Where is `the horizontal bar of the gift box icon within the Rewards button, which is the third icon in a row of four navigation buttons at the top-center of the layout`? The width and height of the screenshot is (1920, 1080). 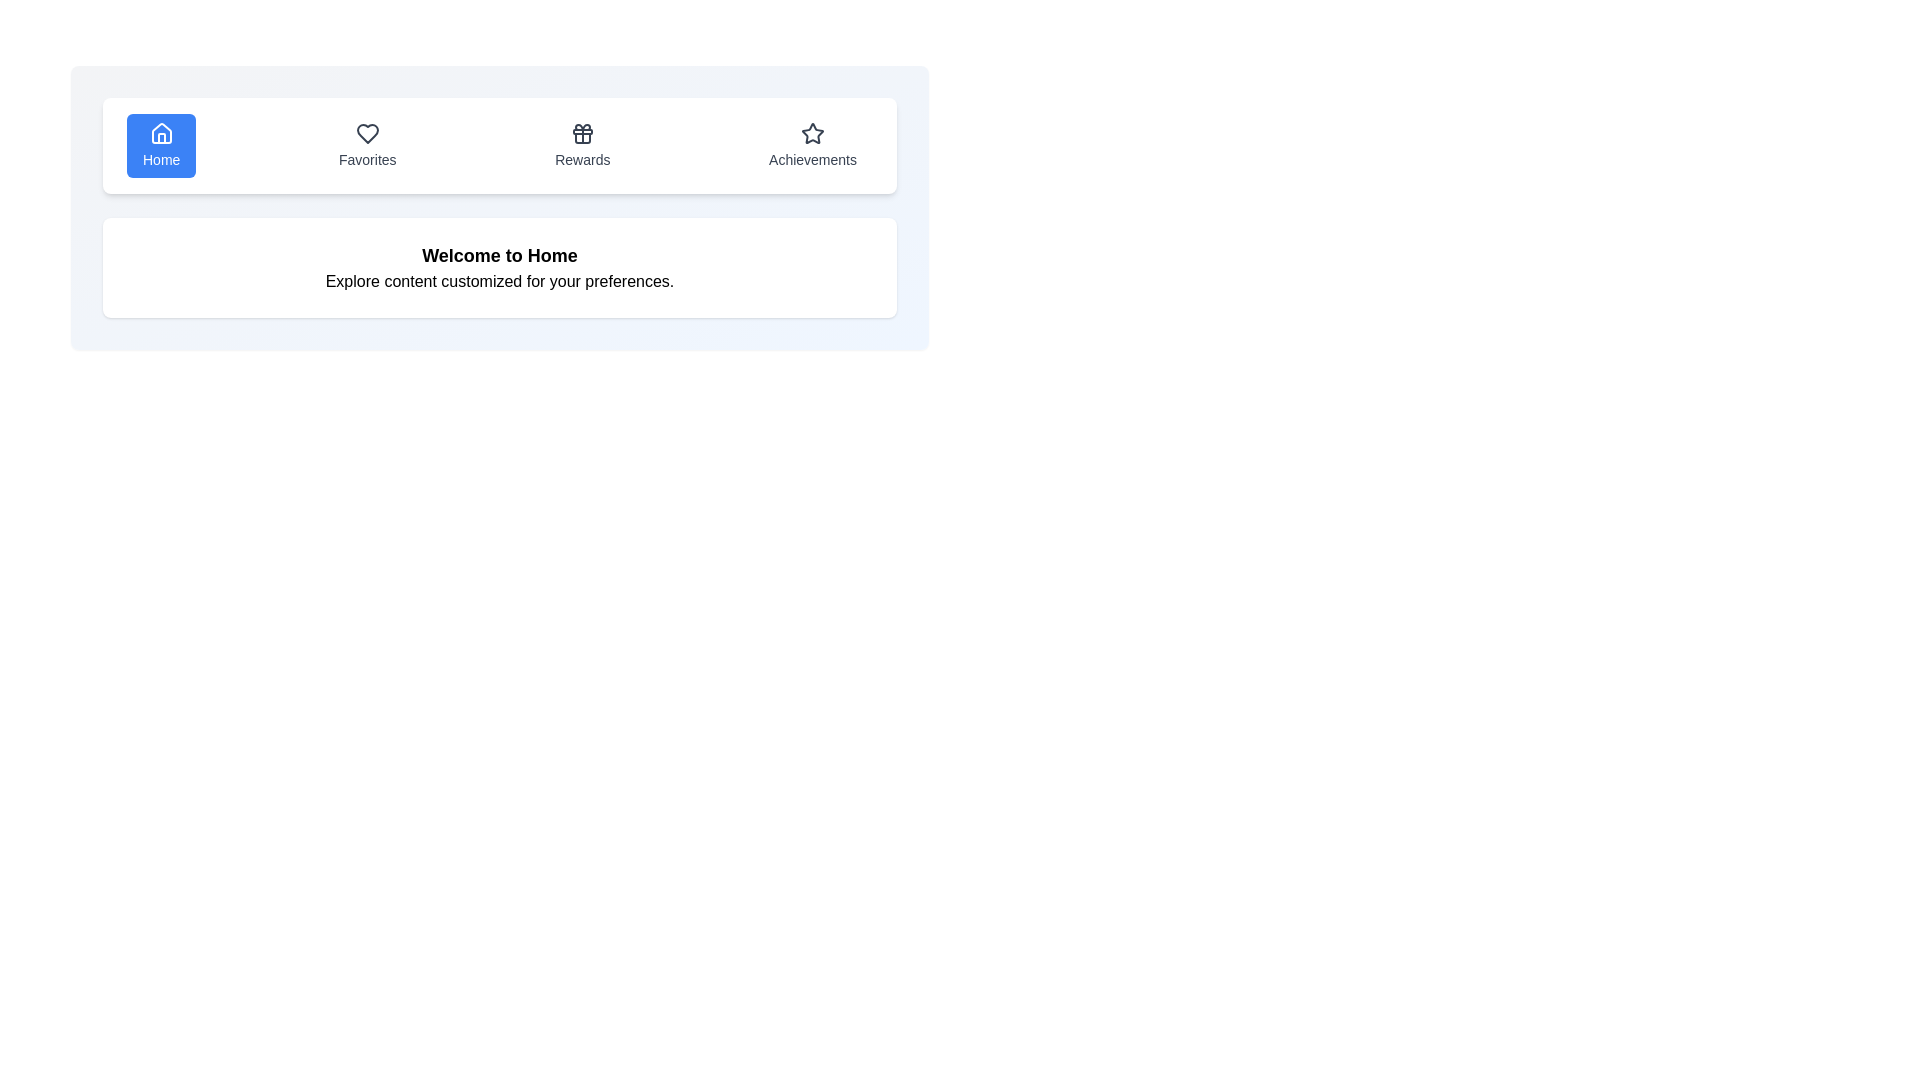
the horizontal bar of the gift box icon within the Rewards button, which is the third icon in a row of four navigation buttons at the top-center of the layout is located at coordinates (581, 131).